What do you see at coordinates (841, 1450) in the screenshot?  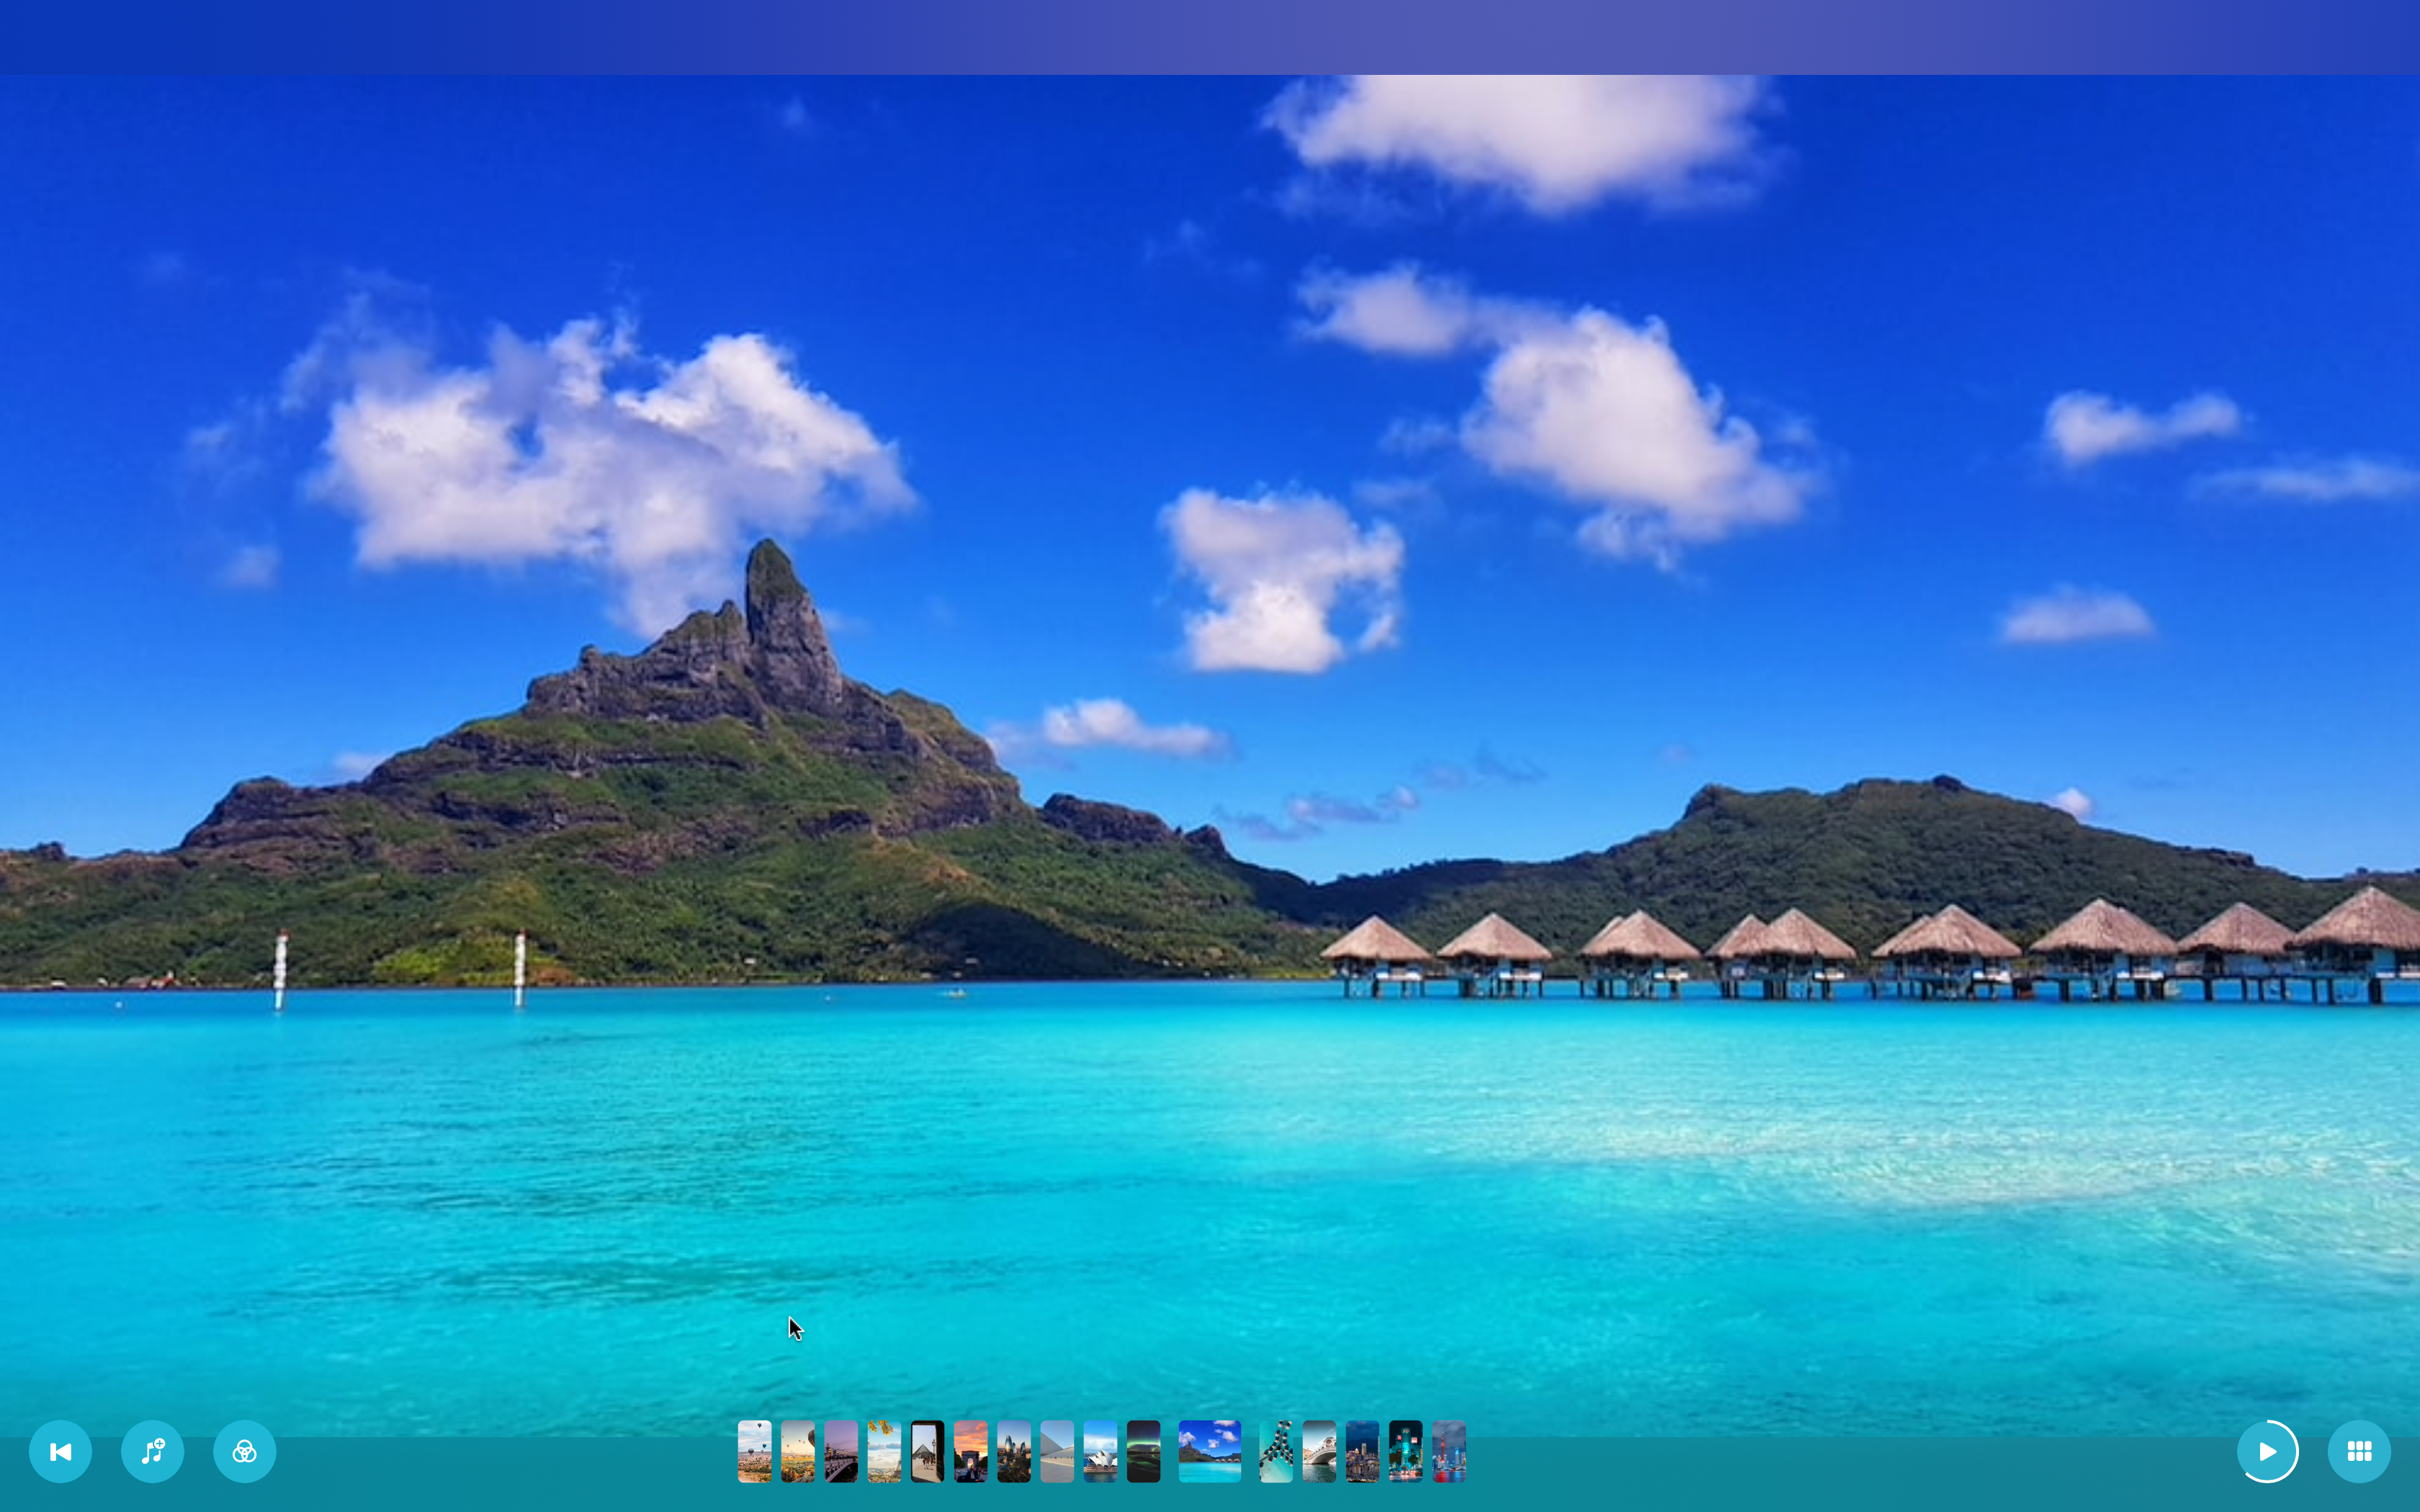 I see `Jump directly to the third slide in the slideshow` at bounding box center [841, 1450].